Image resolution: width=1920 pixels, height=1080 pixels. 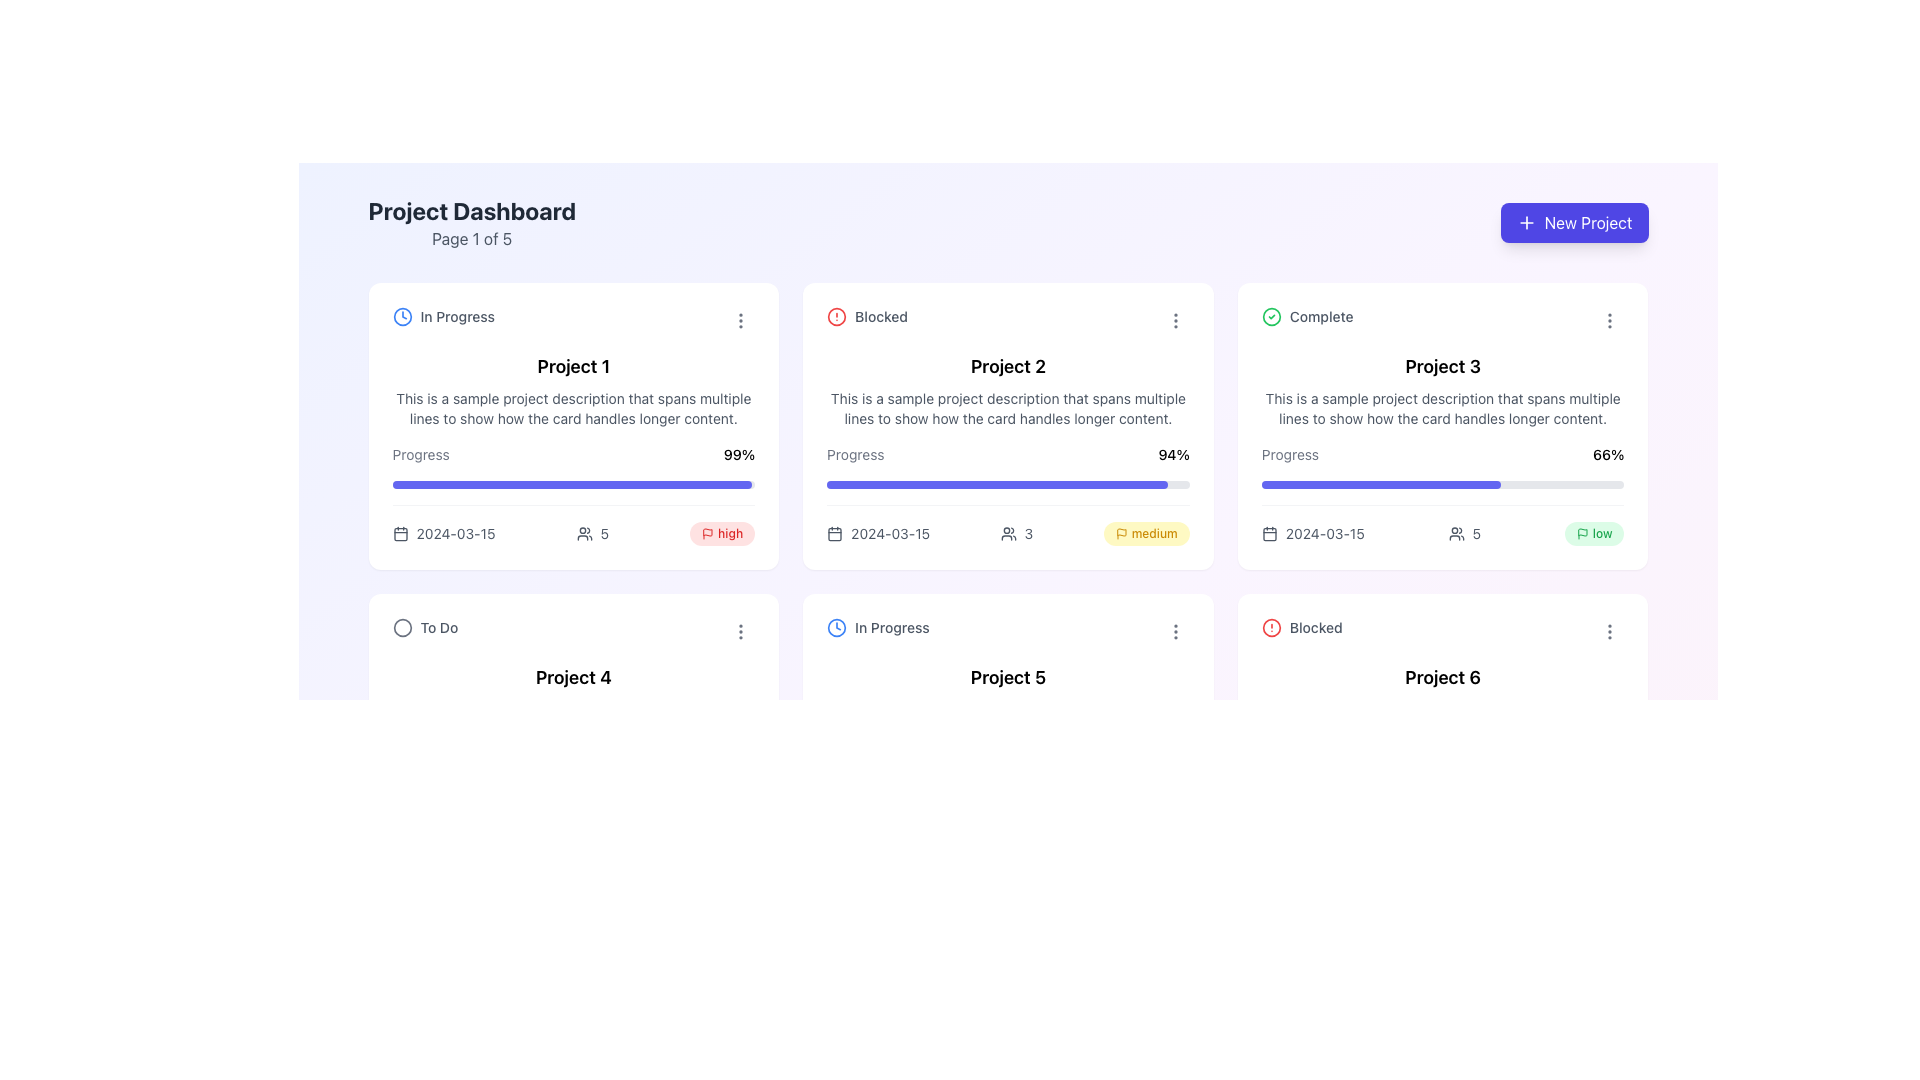 I want to click on contextual description provided by the text label located in the middle section of the 'Project 1' card, beneath the title and above the progress bar, so click(x=572, y=407).